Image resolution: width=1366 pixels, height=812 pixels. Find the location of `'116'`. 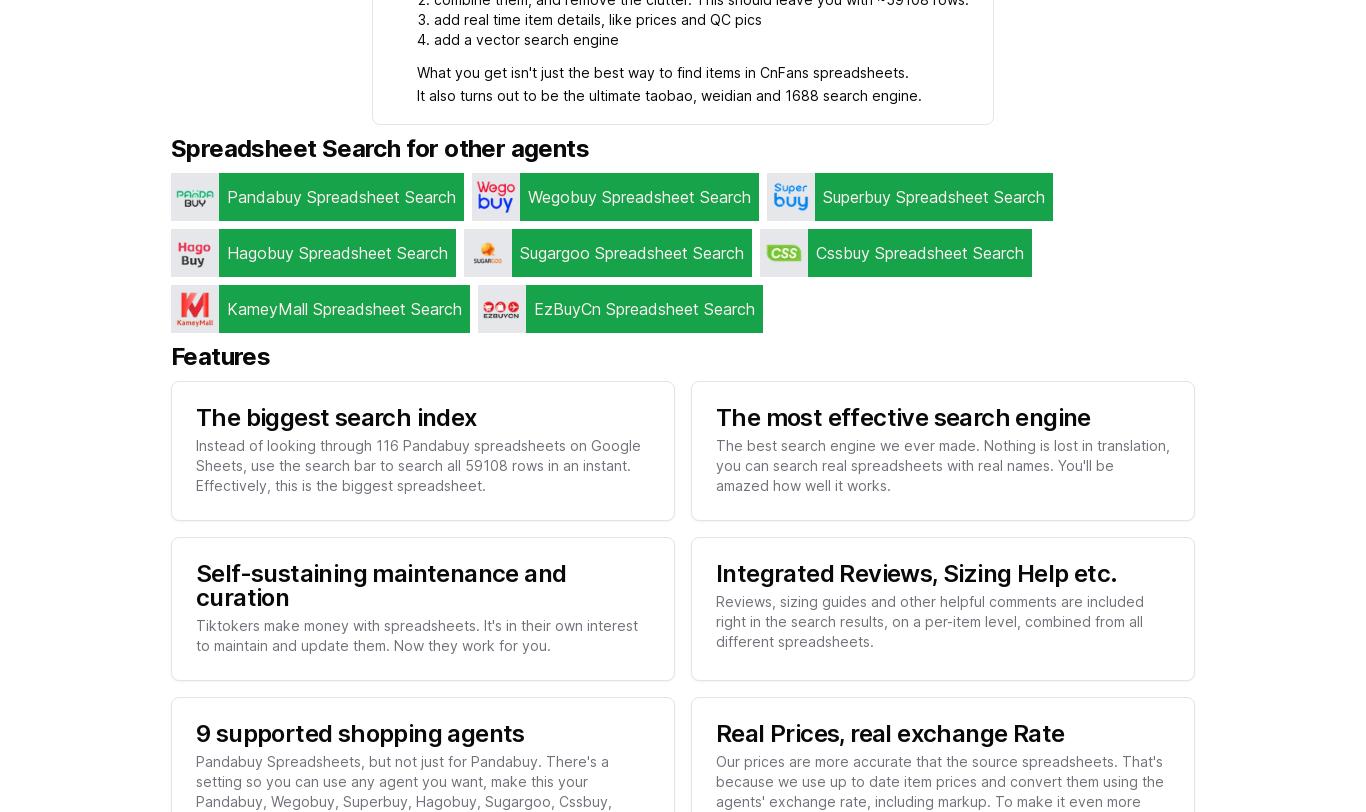

'116' is located at coordinates (386, 444).